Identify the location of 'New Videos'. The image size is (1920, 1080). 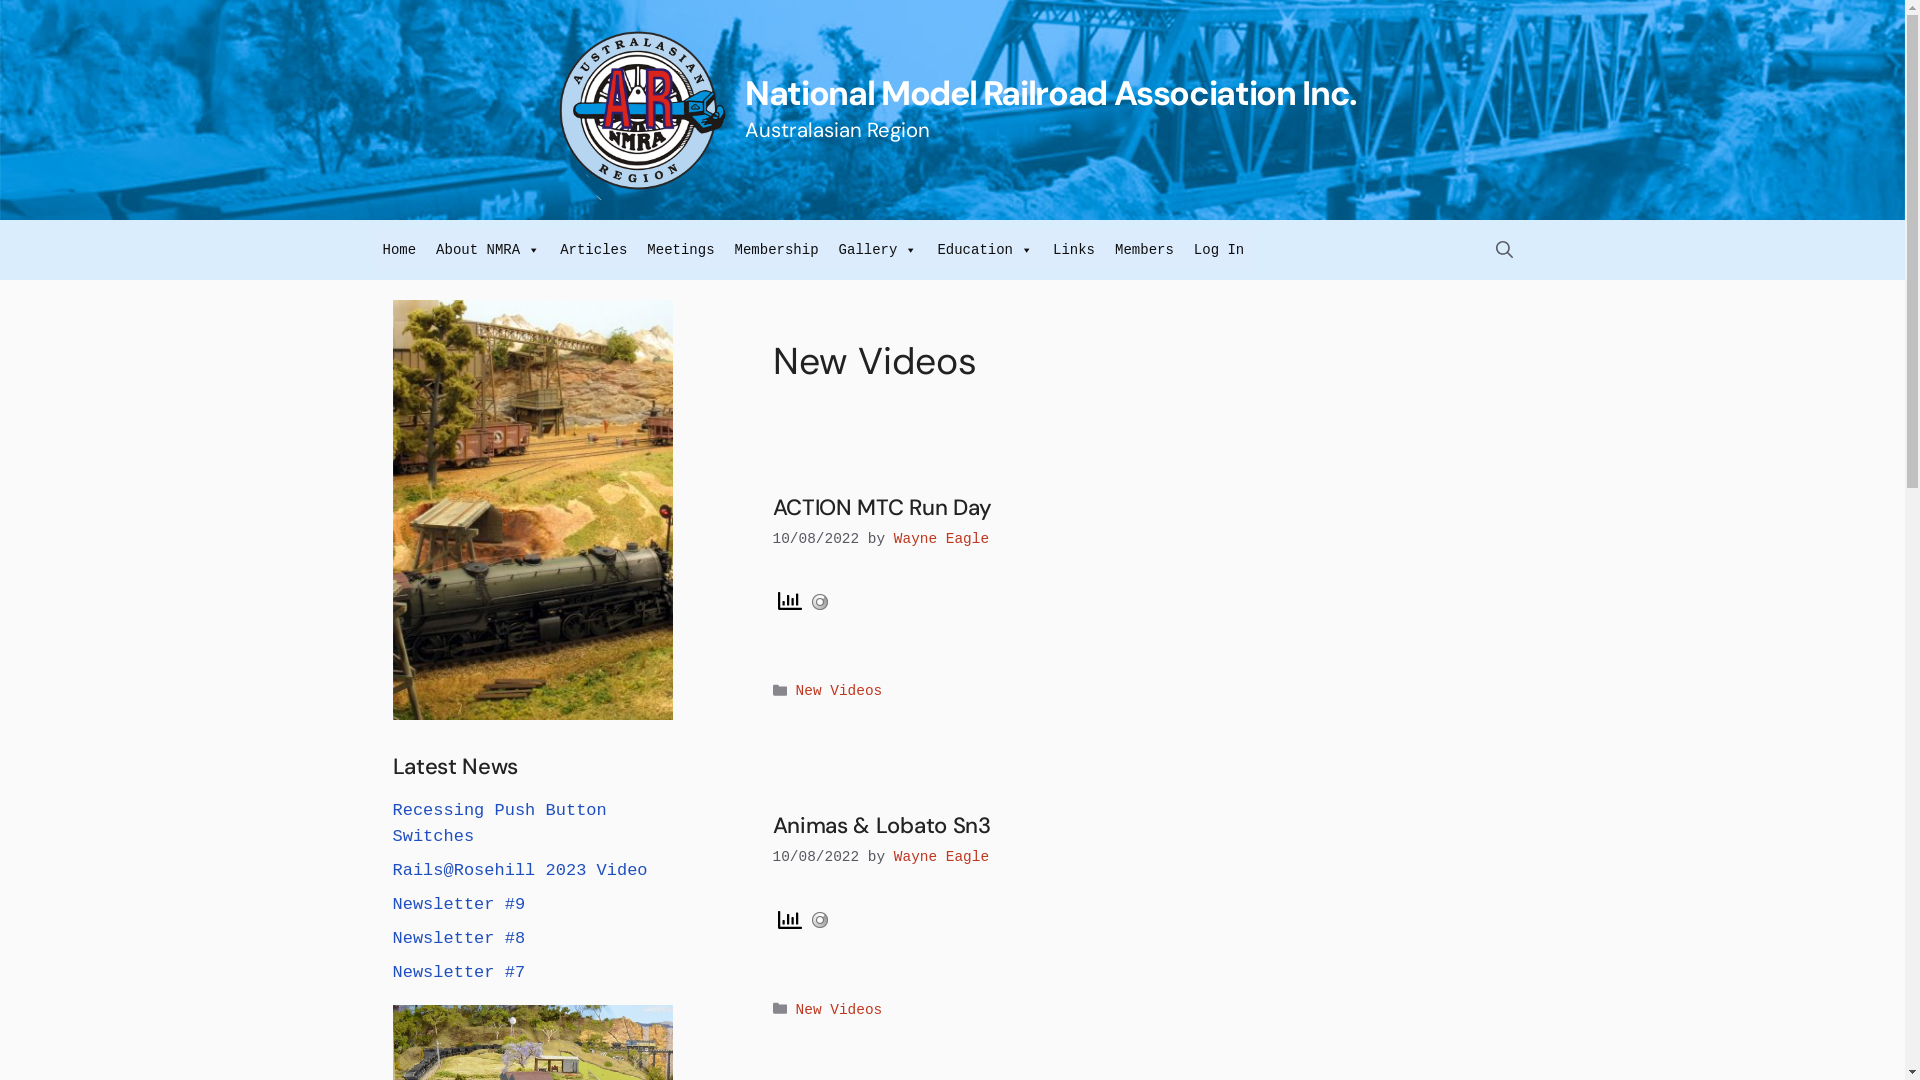
(839, 1010).